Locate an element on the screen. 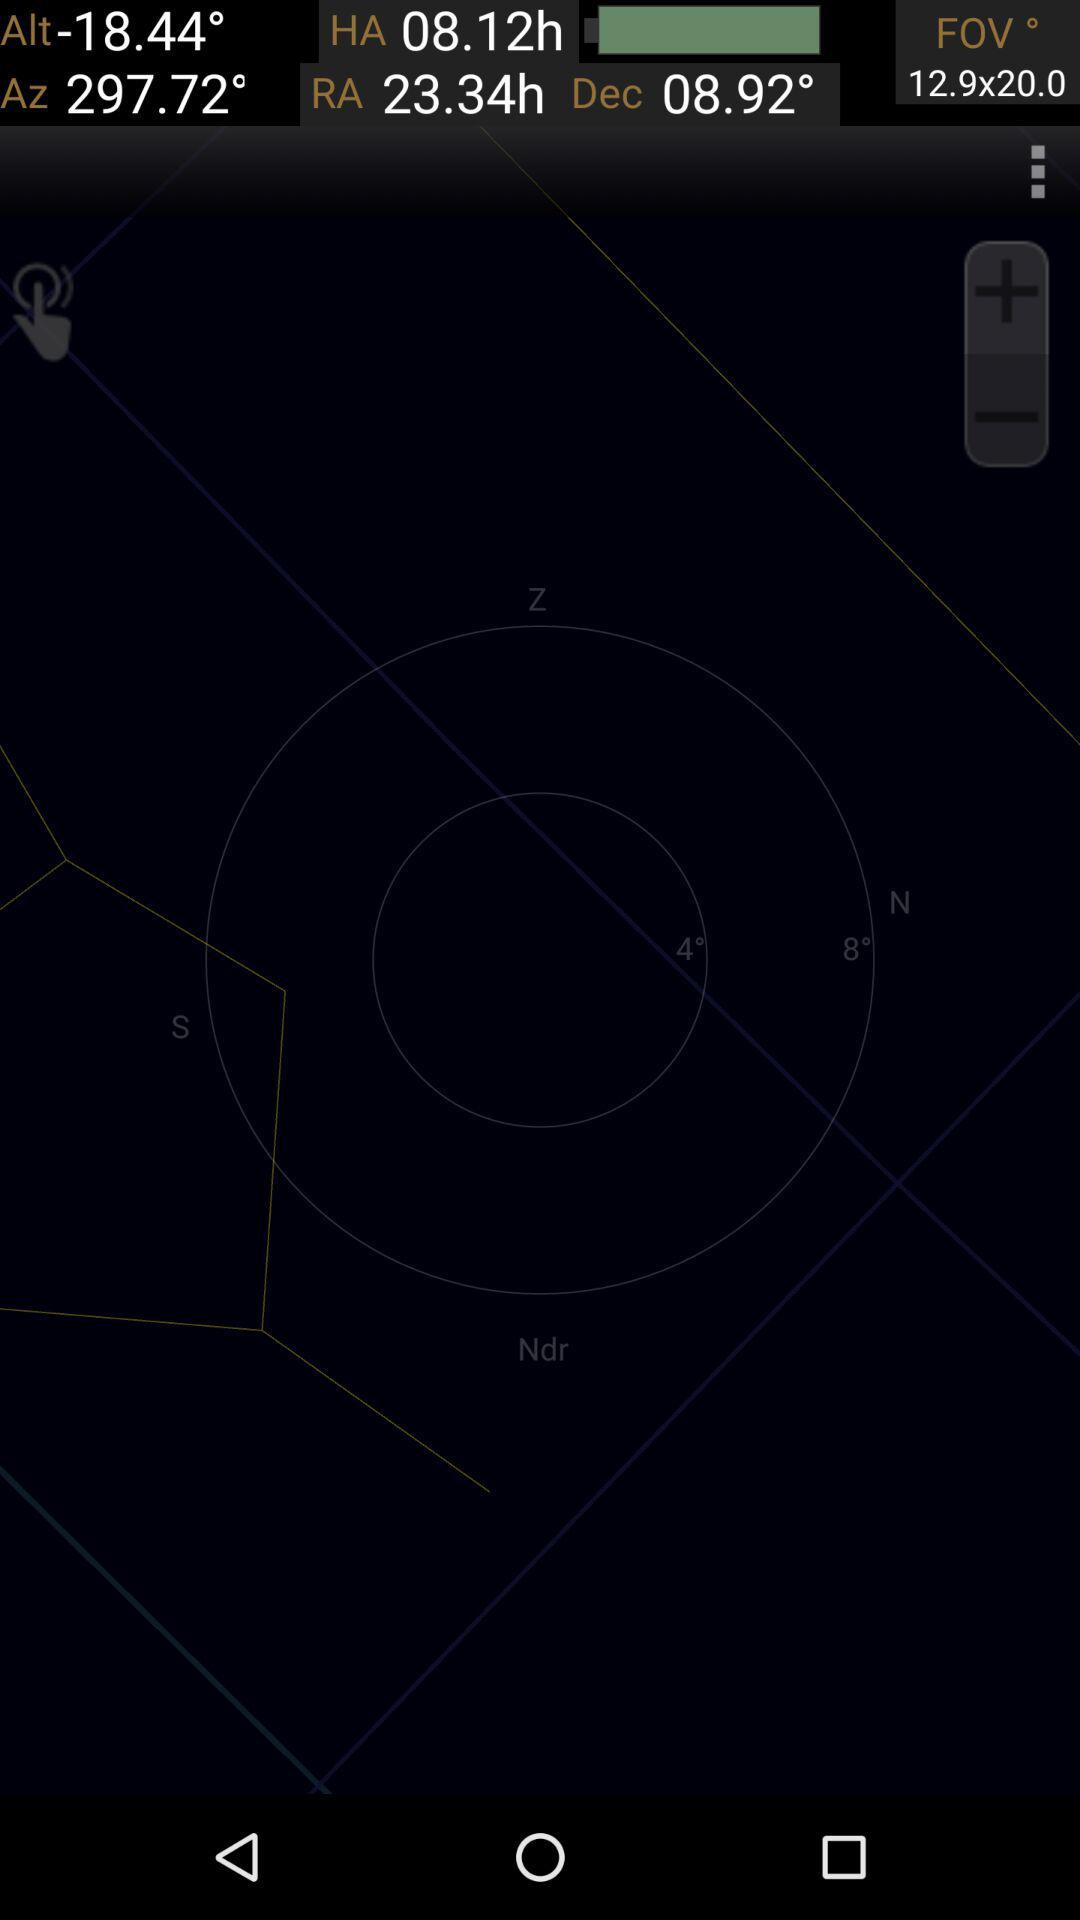 The height and width of the screenshot is (1920, 1080). zoom out button is located at coordinates (1006, 416).